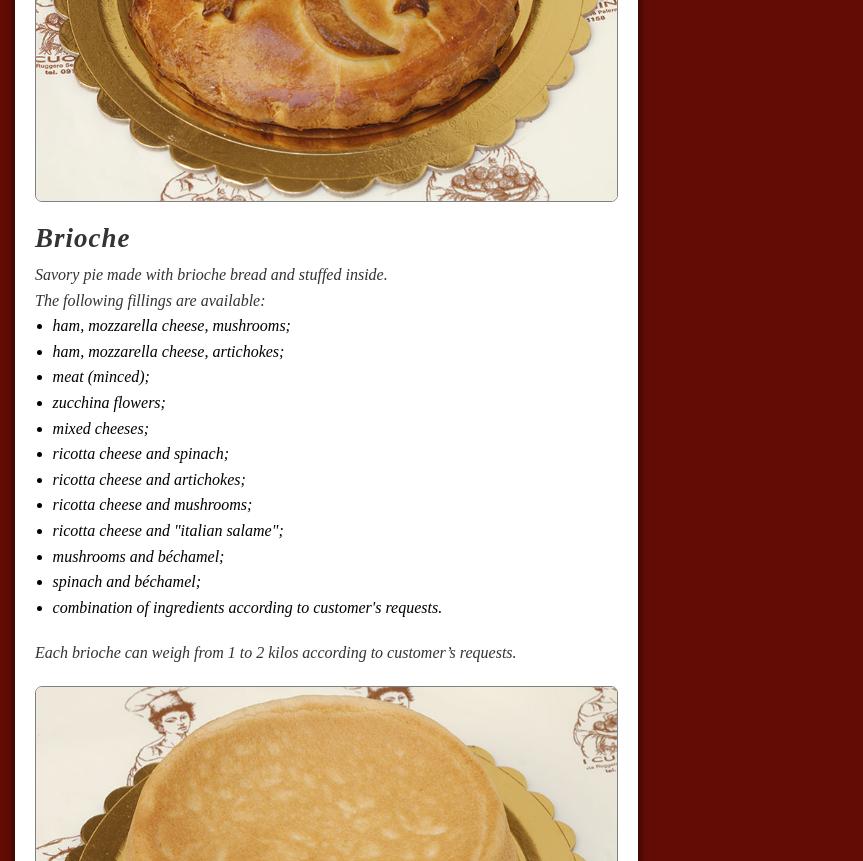 The width and height of the screenshot is (863, 861). Describe the element at coordinates (52, 376) in the screenshot. I see `'meat (minced);'` at that location.